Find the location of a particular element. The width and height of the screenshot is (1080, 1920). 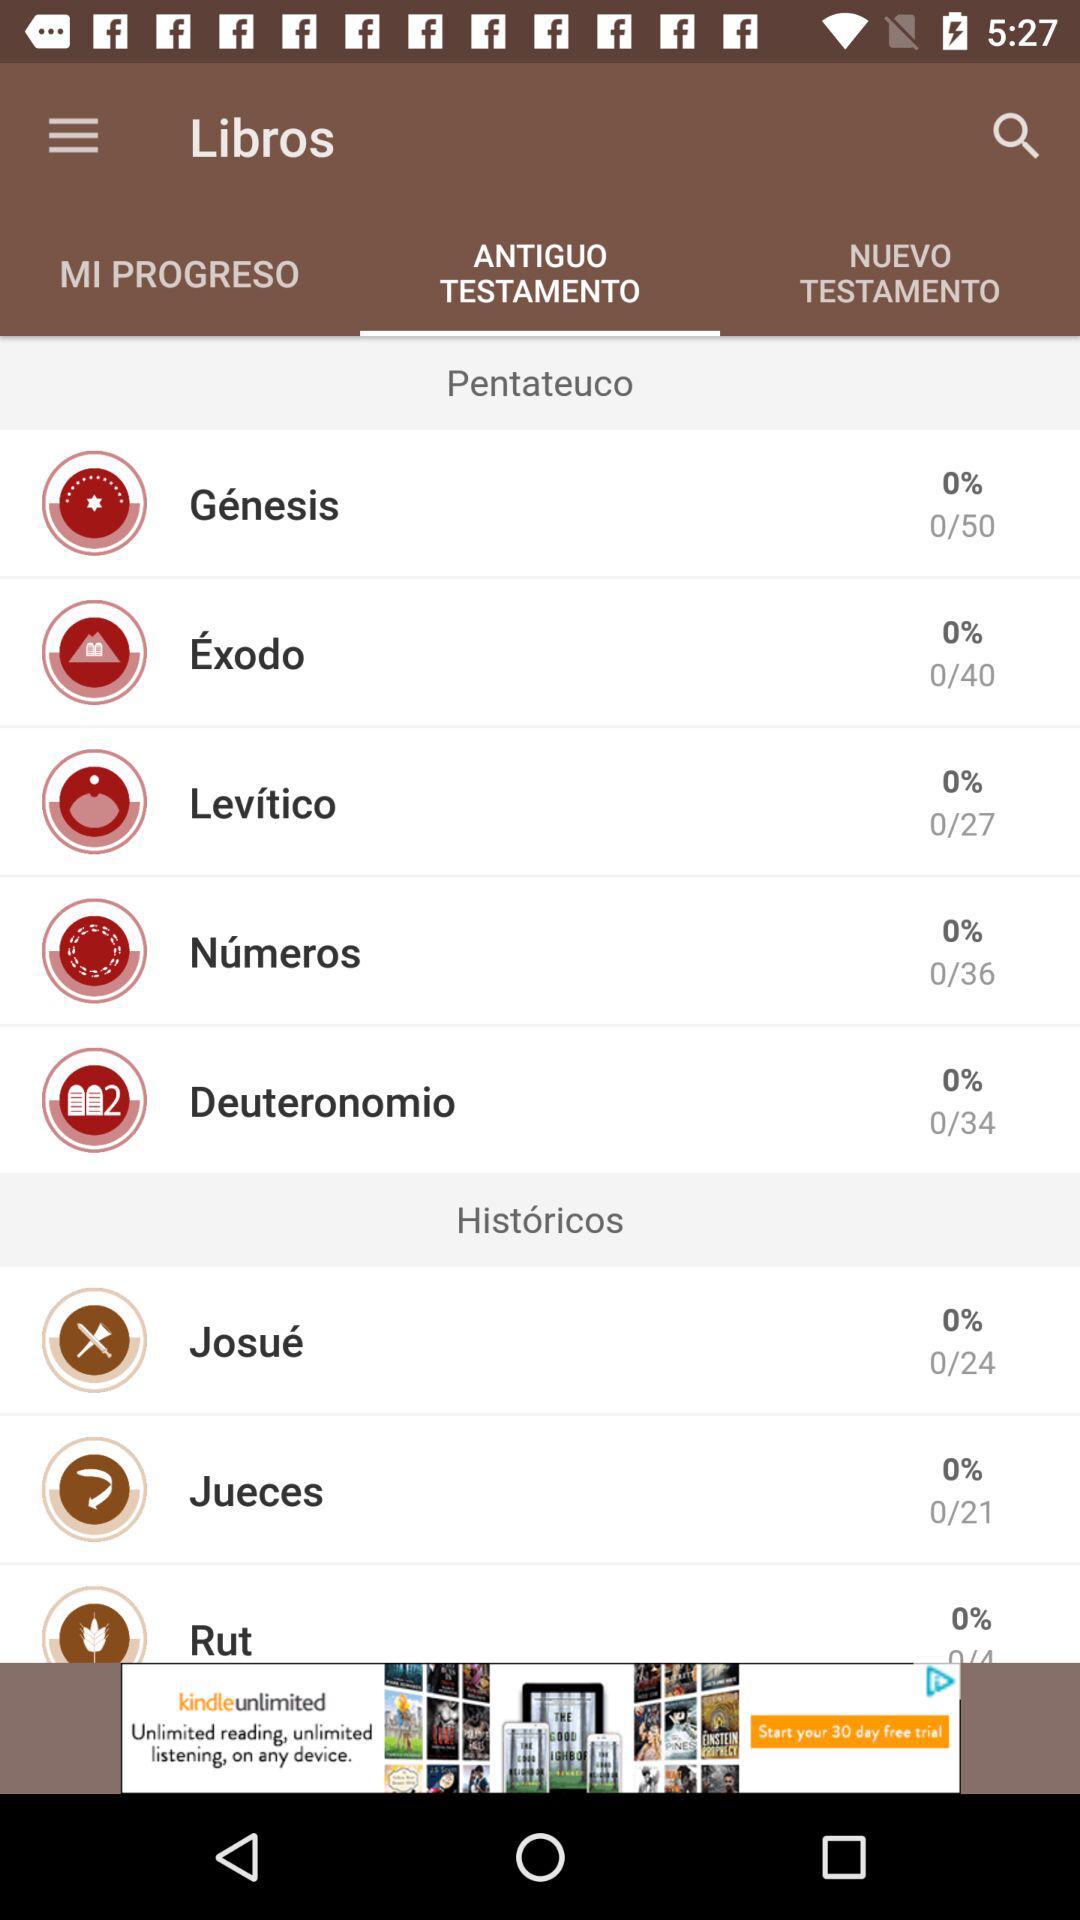

the item above the nuevo testamento item is located at coordinates (1017, 135).